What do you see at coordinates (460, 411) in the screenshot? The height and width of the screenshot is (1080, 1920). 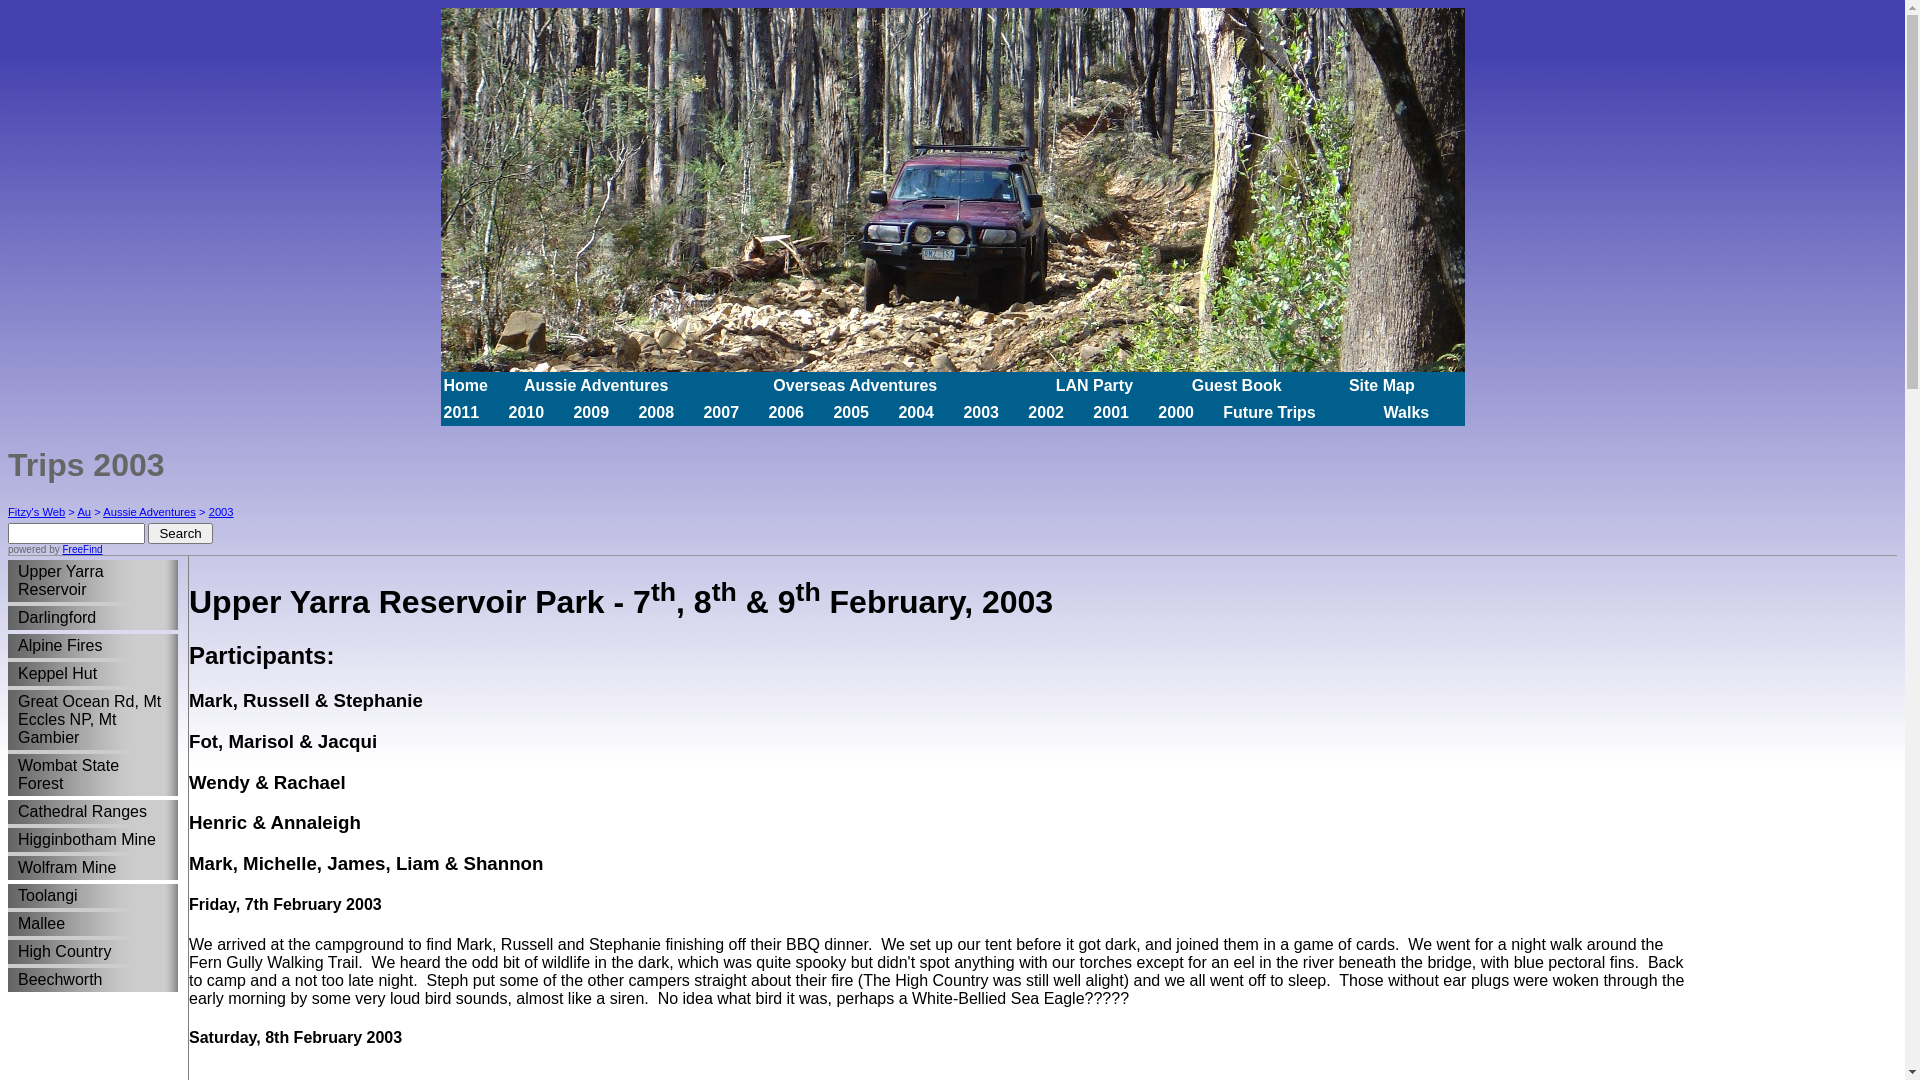 I see `'2011'` at bounding box center [460, 411].